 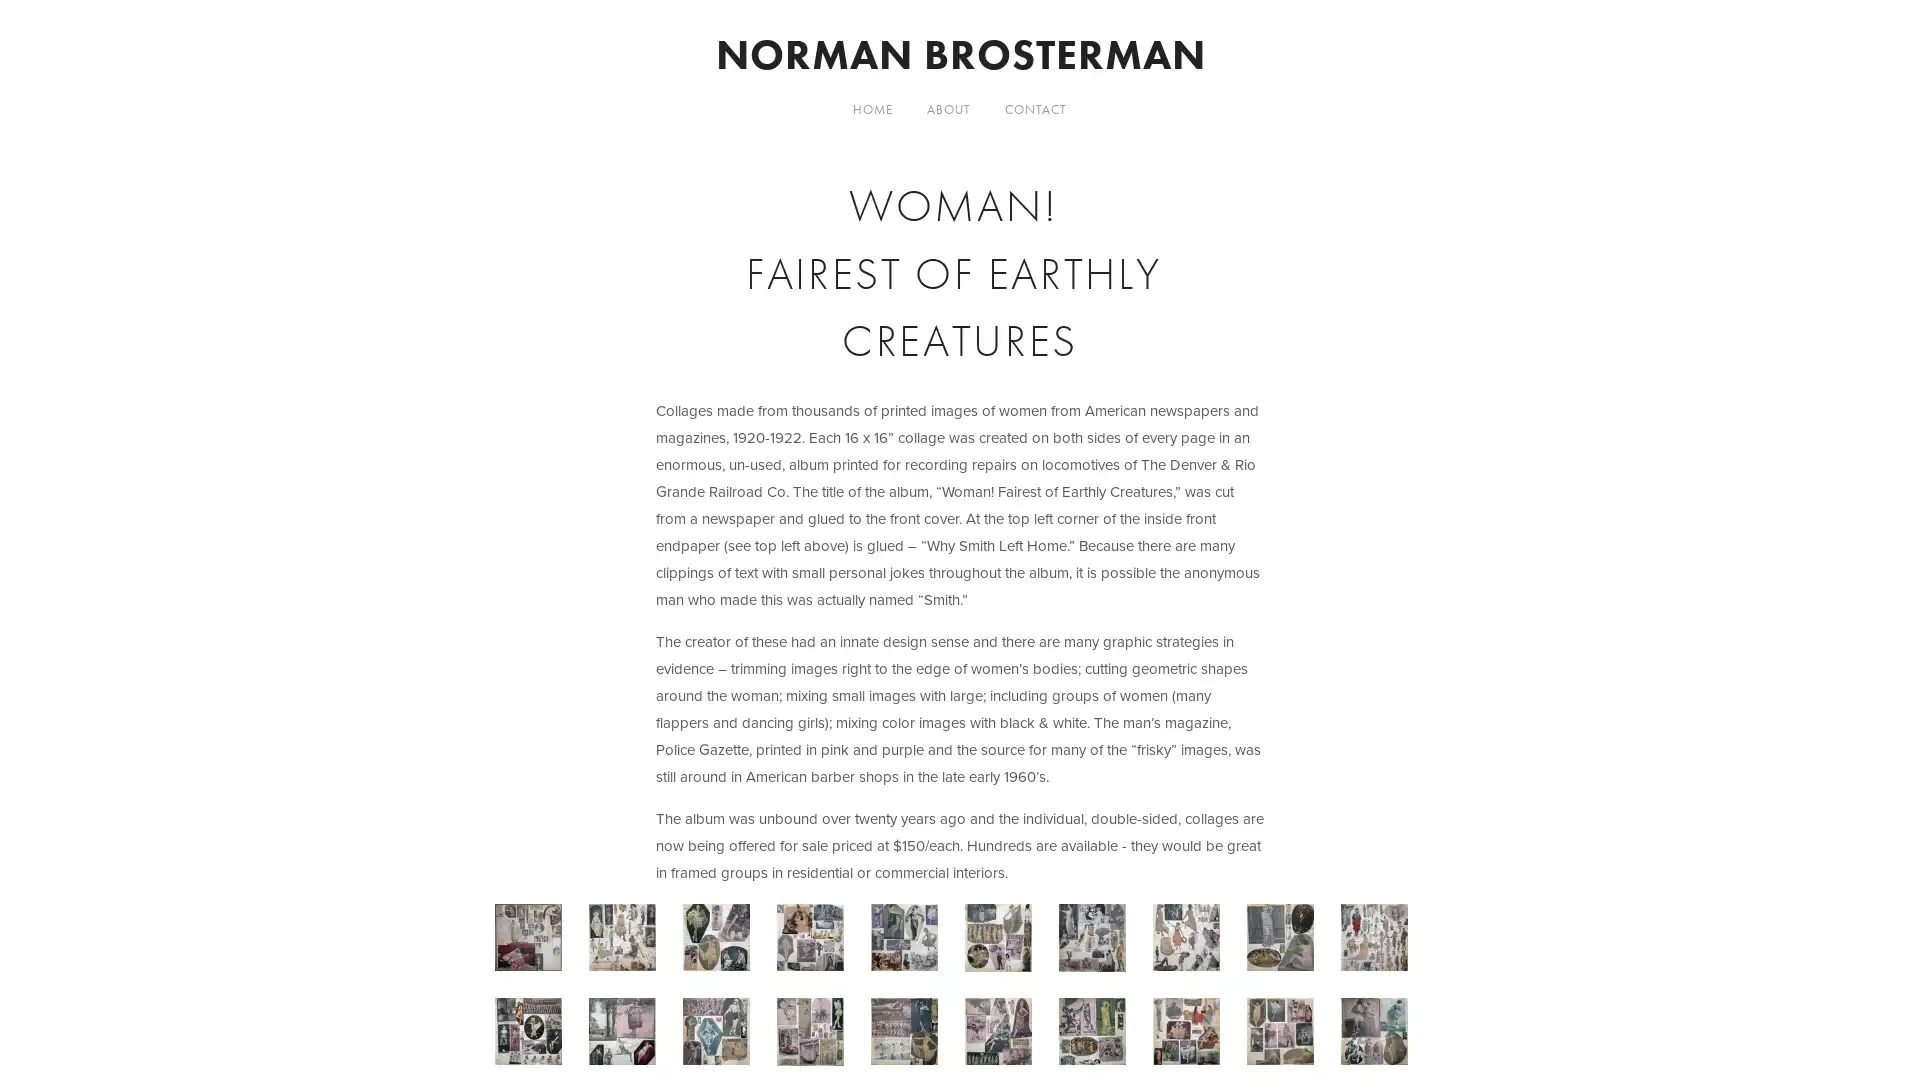 I want to click on View fullsize Smith 42.jpg, so click(x=819, y=945).